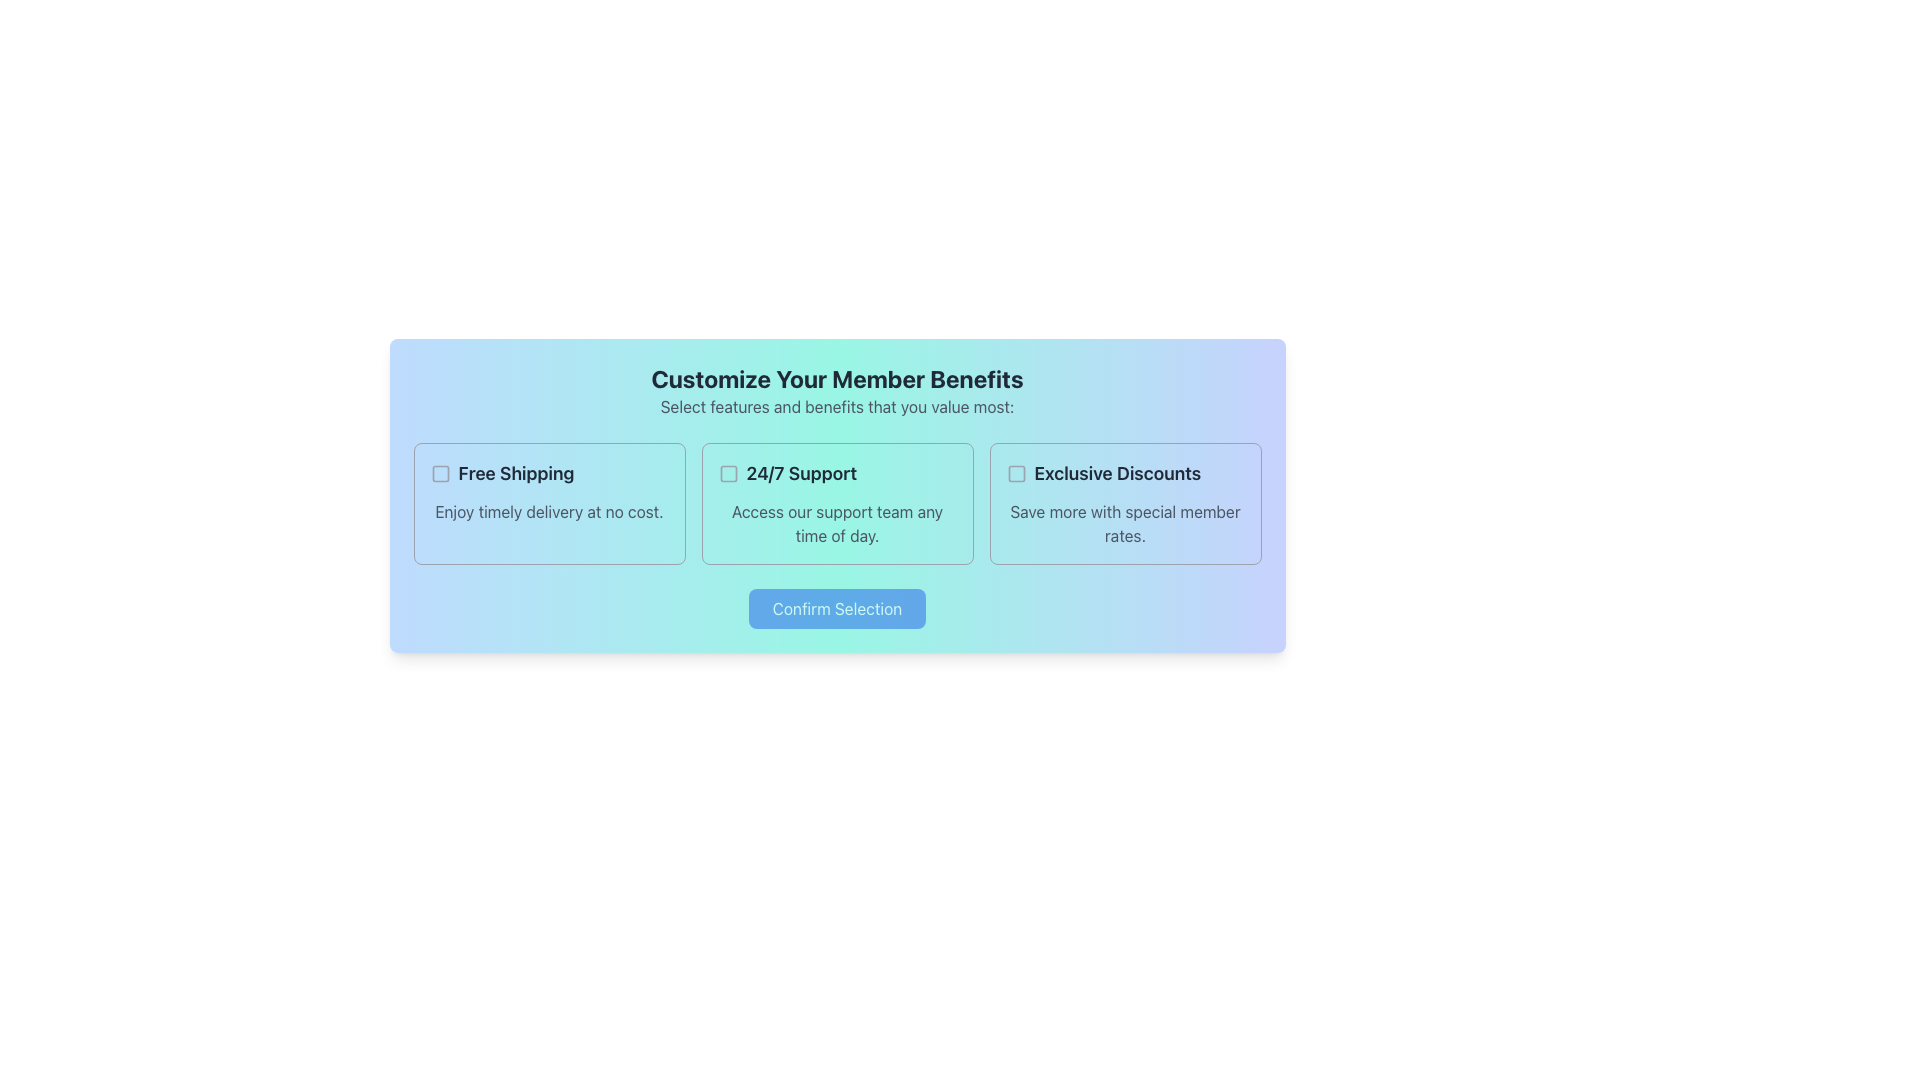 Image resolution: width=1920 pixels, height=1080 pixels. What do you see at coordinates (727, 474) in the screenshot?
I see `the checkbox indicator for the '24/7 Support' feature` at bounding box center [727, 474].